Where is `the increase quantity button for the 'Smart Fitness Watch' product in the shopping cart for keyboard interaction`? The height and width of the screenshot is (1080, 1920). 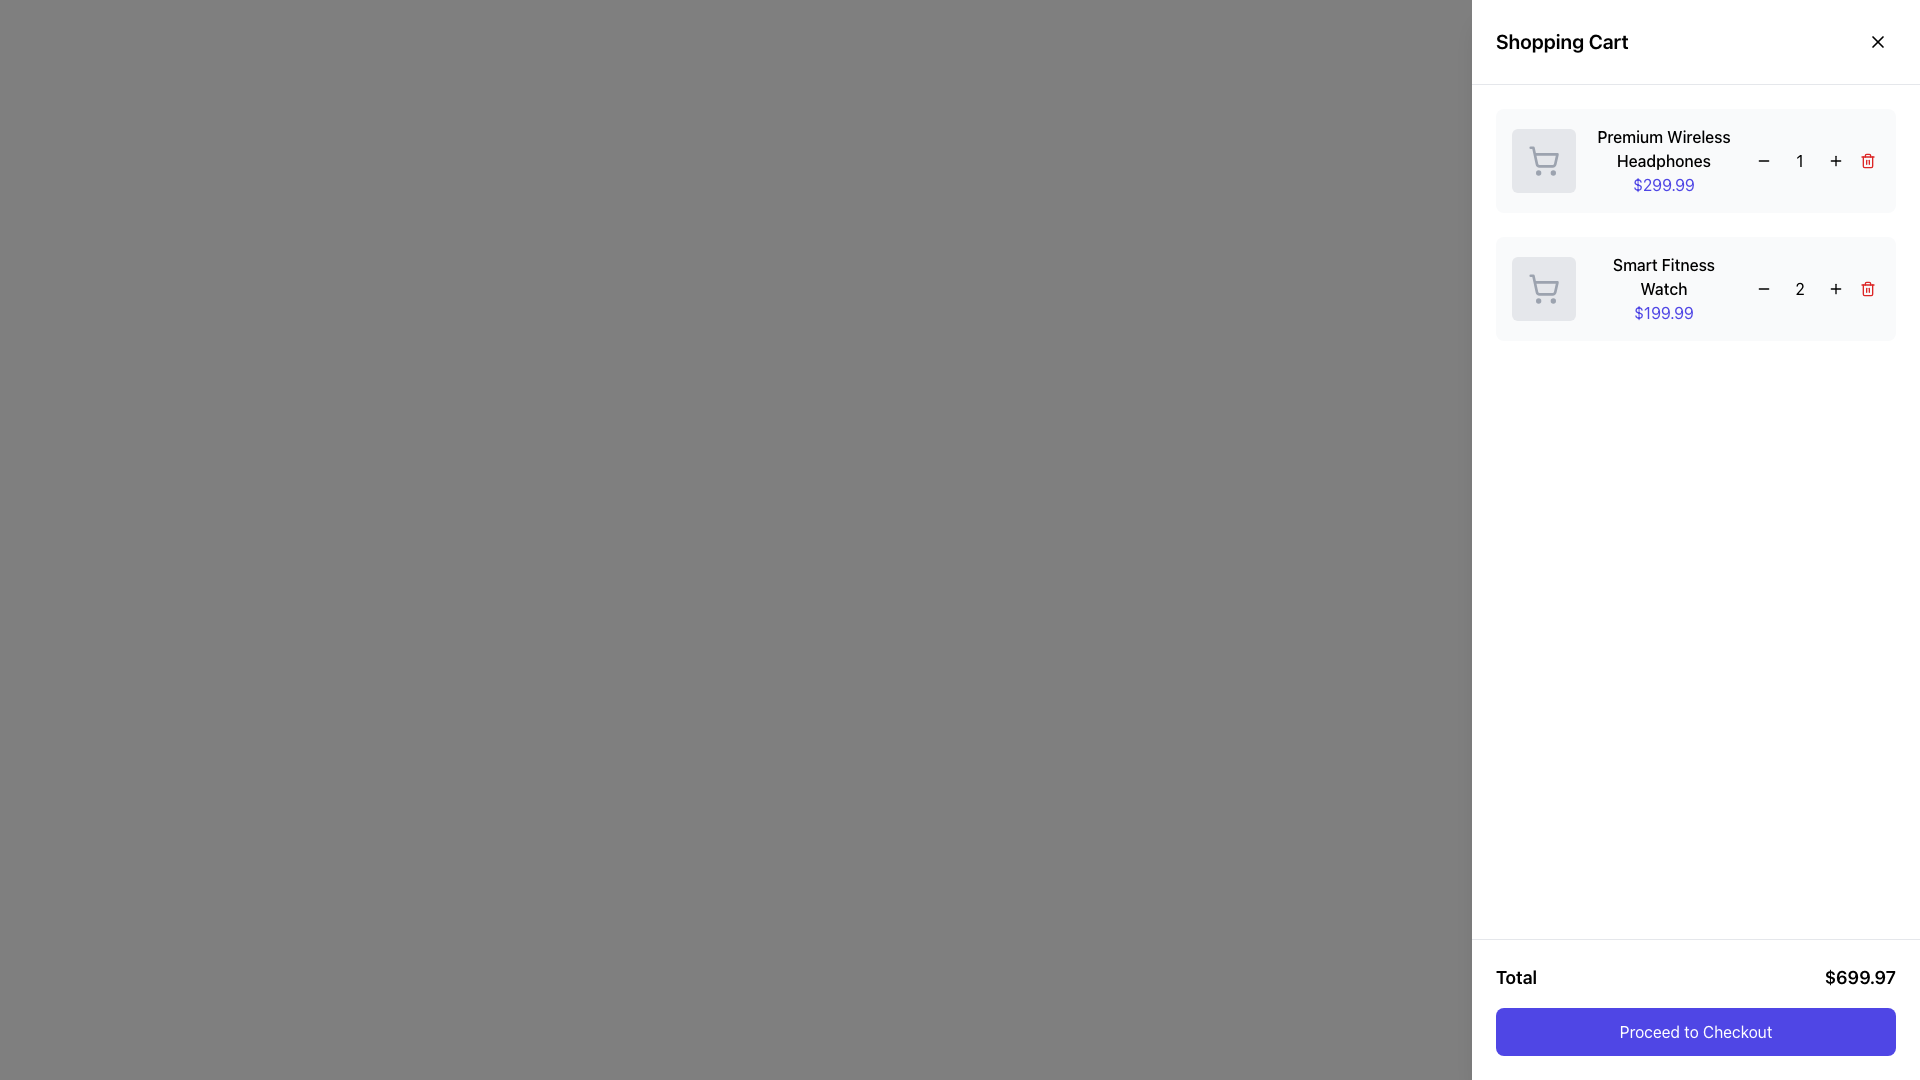
the increase quantity button for the 'Smart Fitness Watch' product in the shopping cart for keyboard interaction is located at coordinates (1836, 289).